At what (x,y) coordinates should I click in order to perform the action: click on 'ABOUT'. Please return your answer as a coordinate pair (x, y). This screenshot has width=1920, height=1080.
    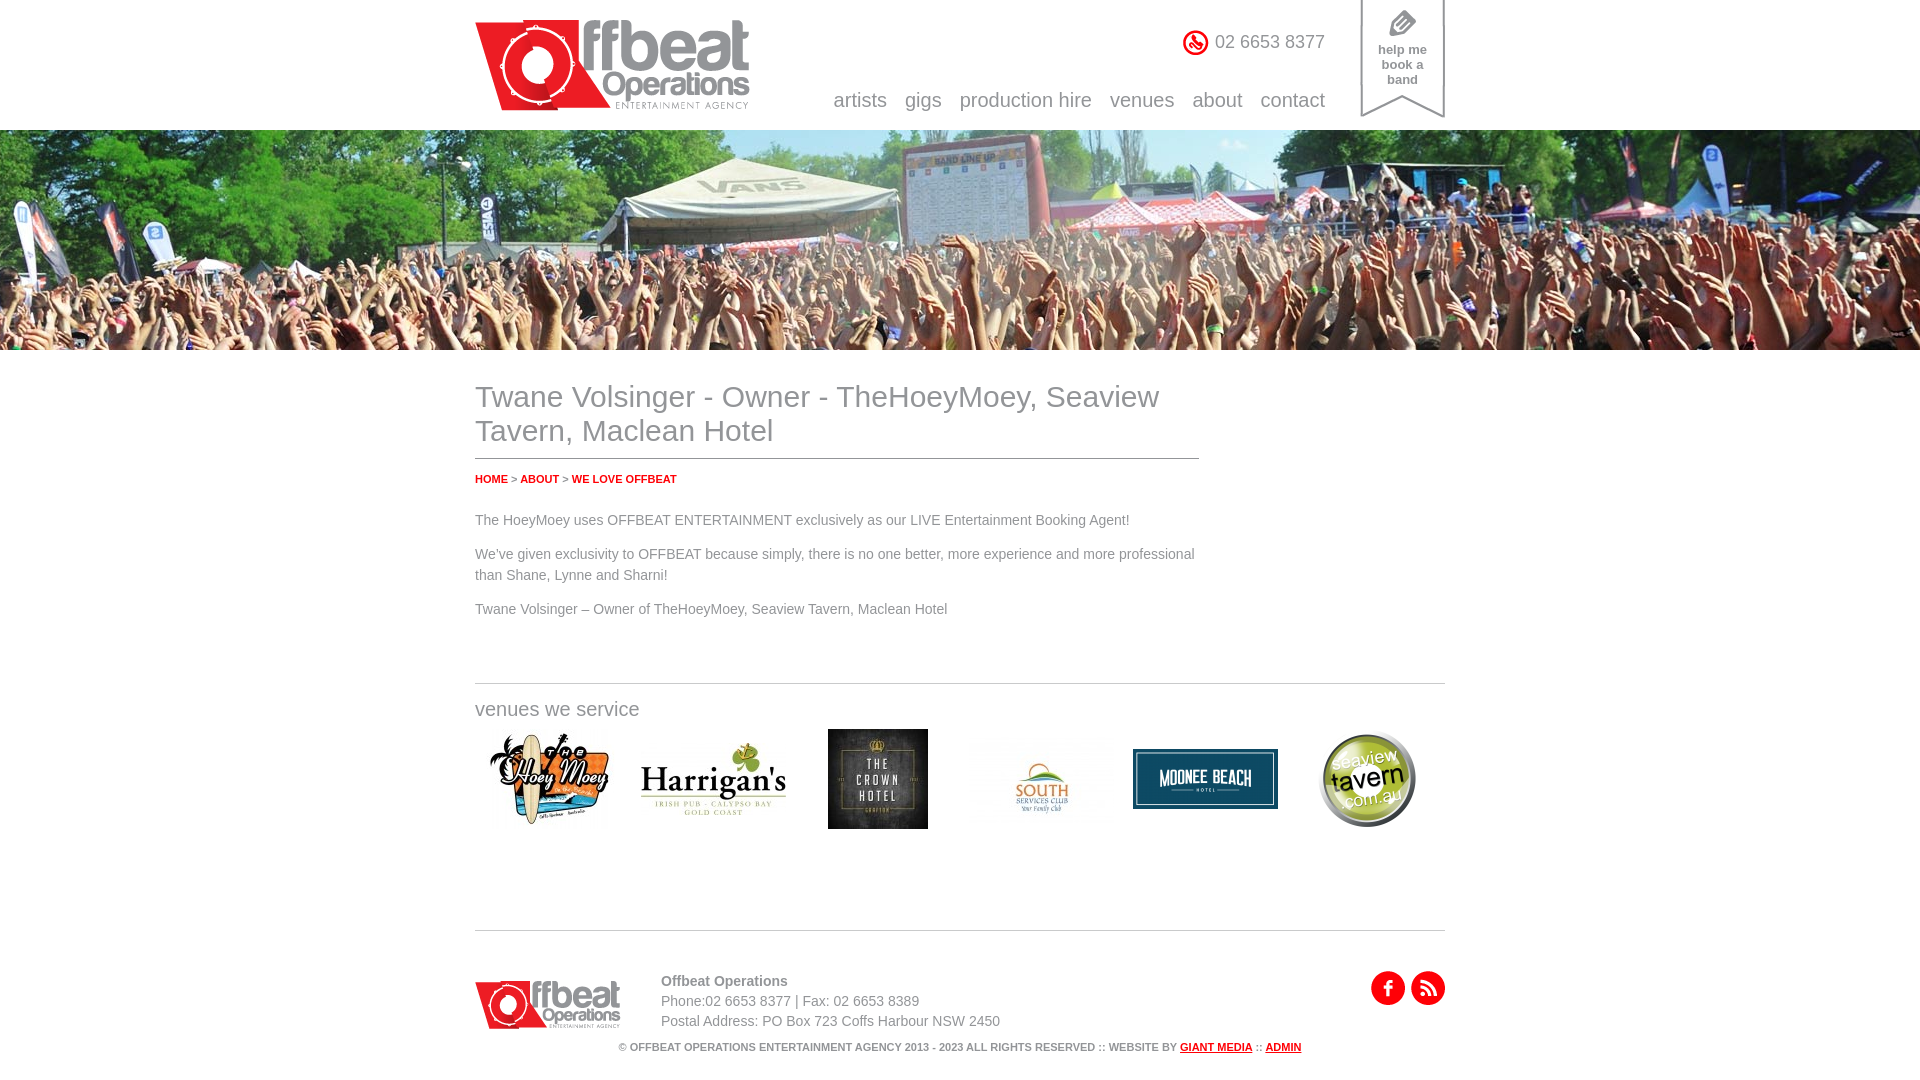
    Looking at the image, I should click on (539, 478).